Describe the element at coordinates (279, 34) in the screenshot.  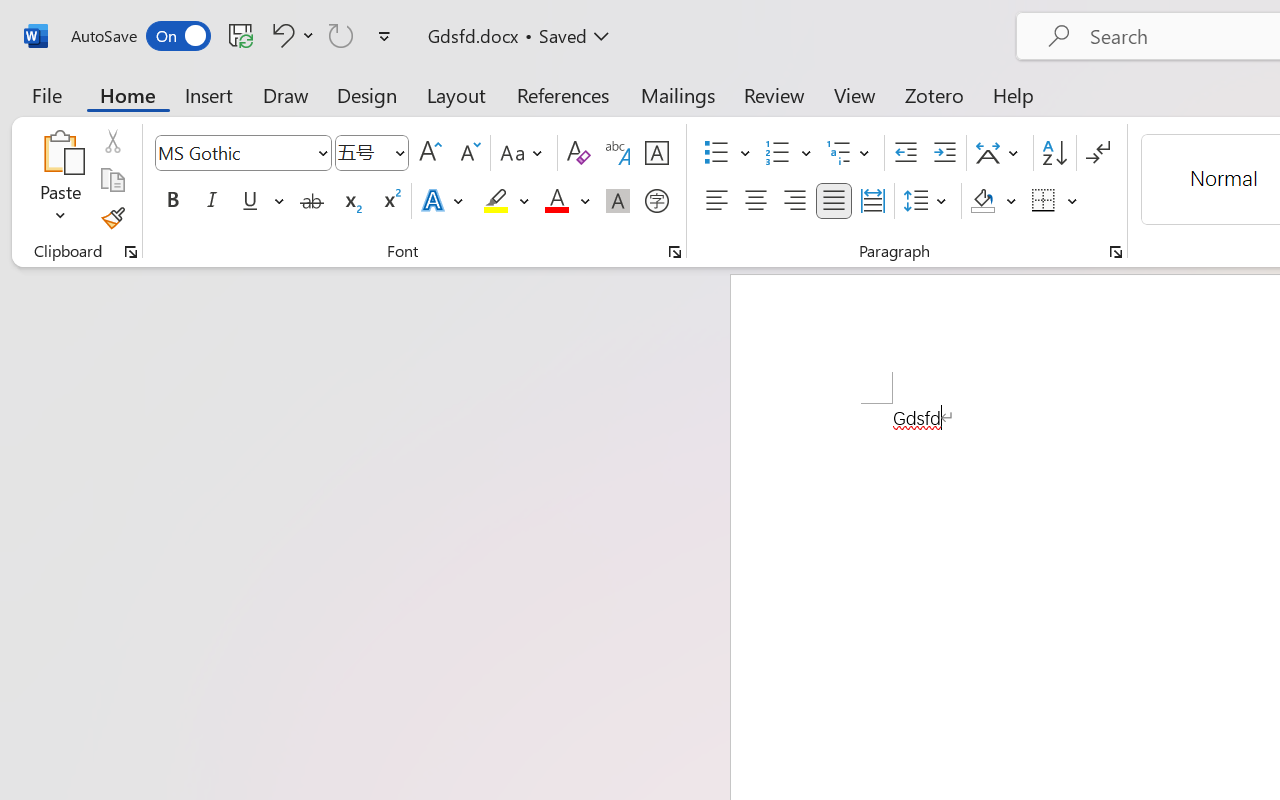
I see `'Undo Font Formatting'` at that location.